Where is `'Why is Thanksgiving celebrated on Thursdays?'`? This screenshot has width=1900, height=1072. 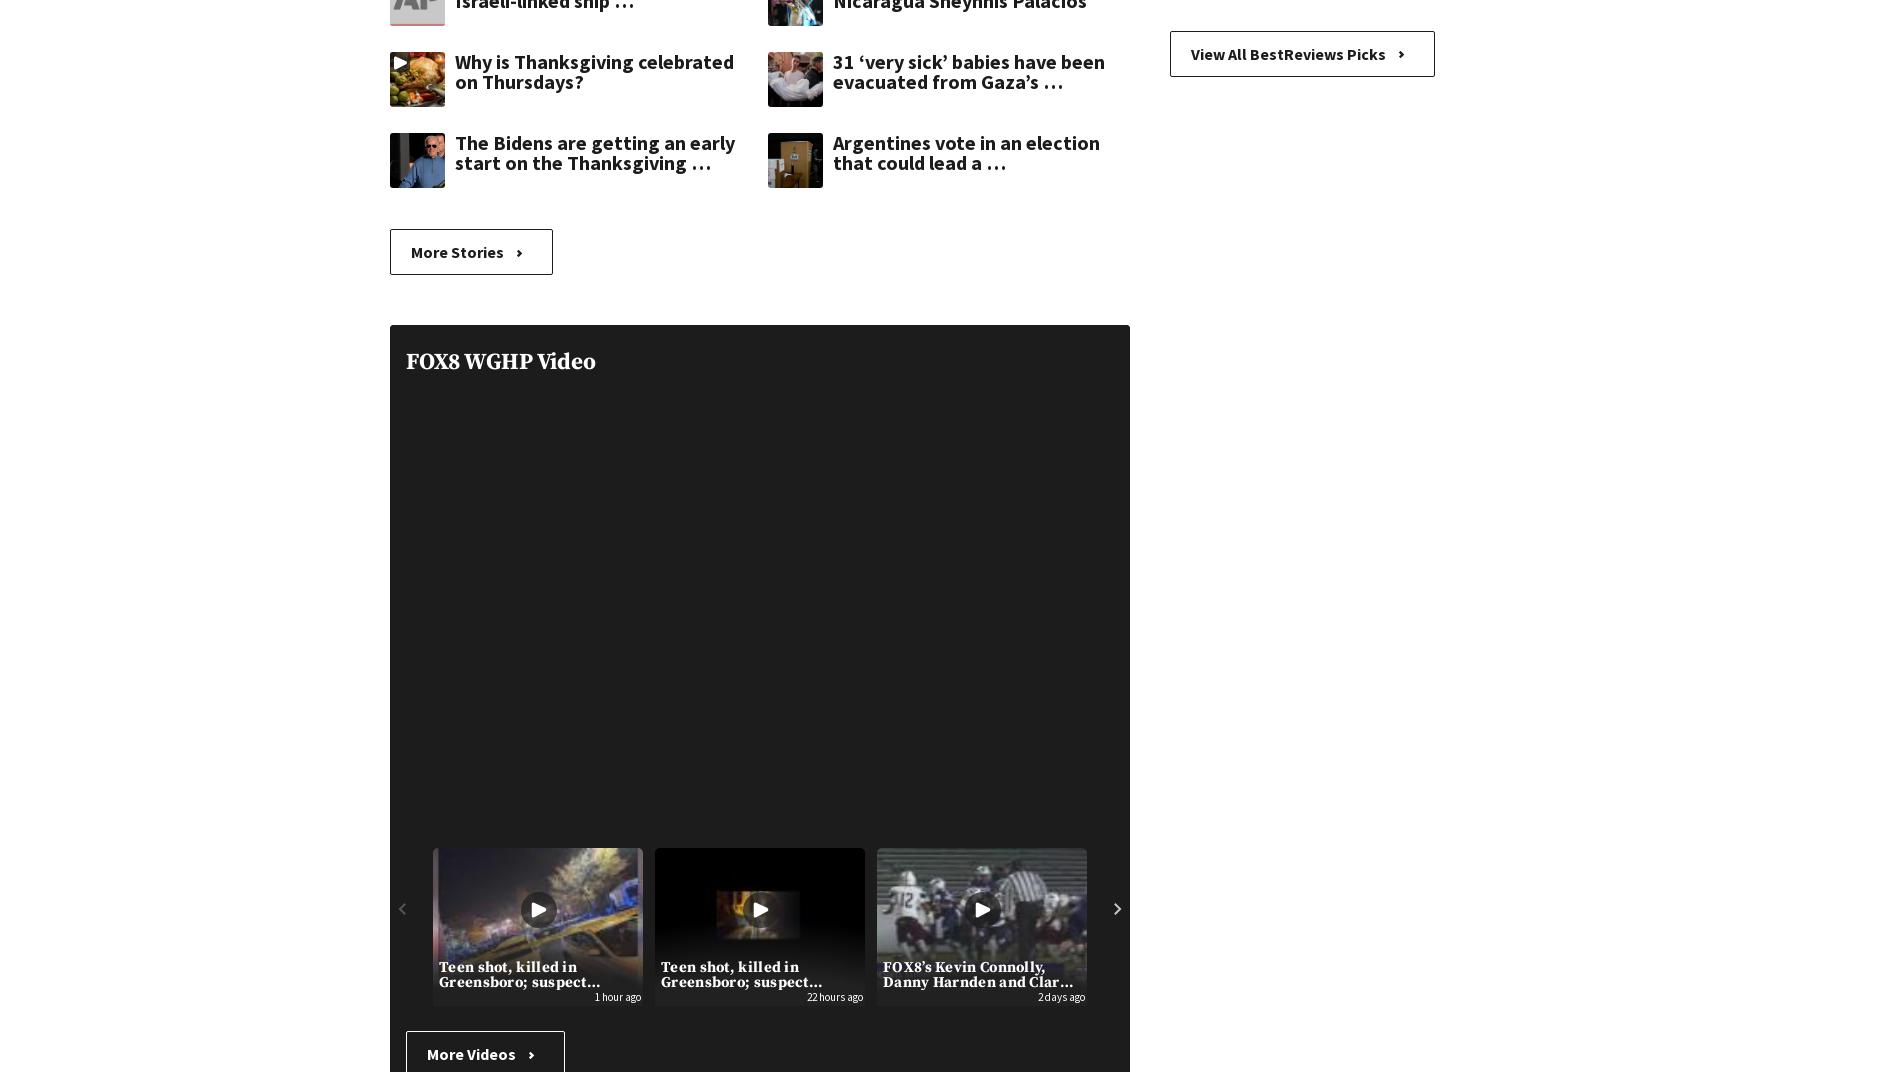 'Why is Thanksgiving celebrated on Thursdays?' is located at coordinates (594, 71).